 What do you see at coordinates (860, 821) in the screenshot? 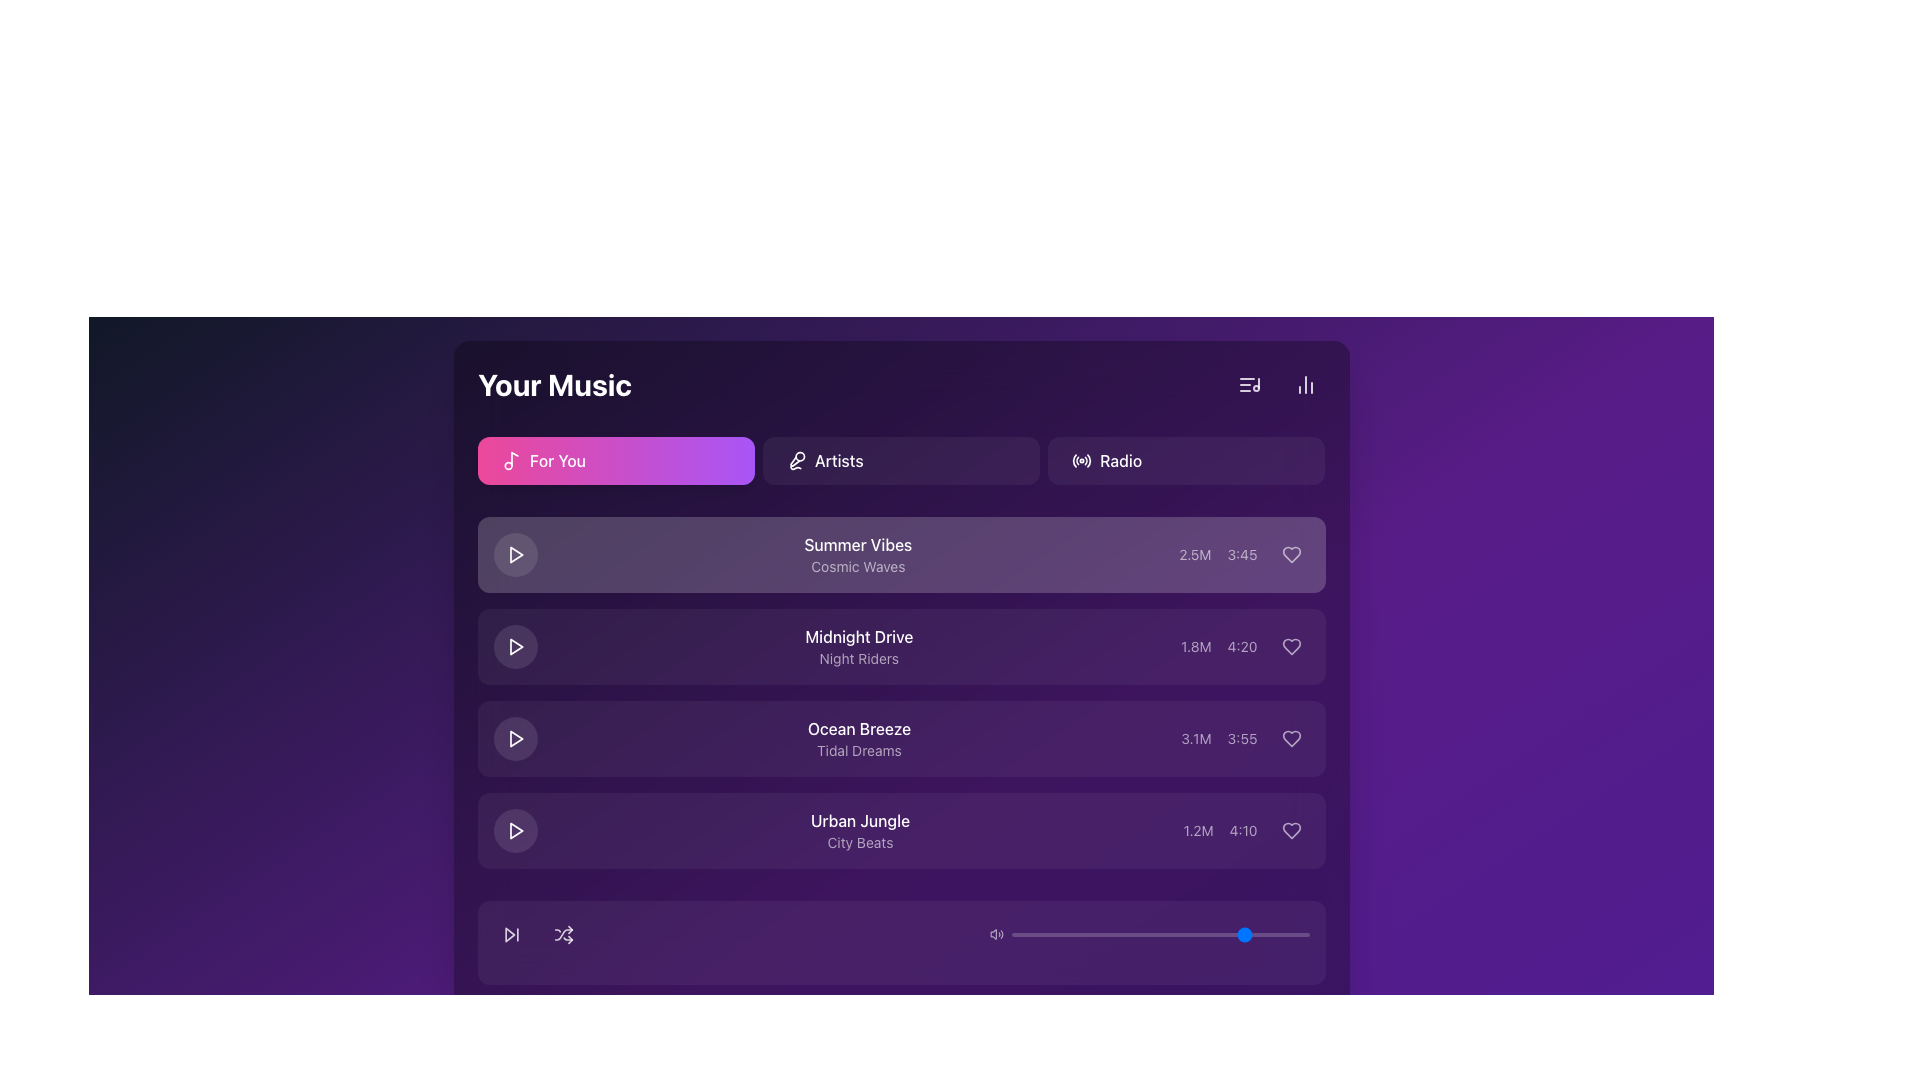
I see `the text label for the fourth track titled 'Urban Jungle' in the music playlist, which is displayed vertically with its subtitle 'City Beats' directly below it` at bounding box center [860, 821].